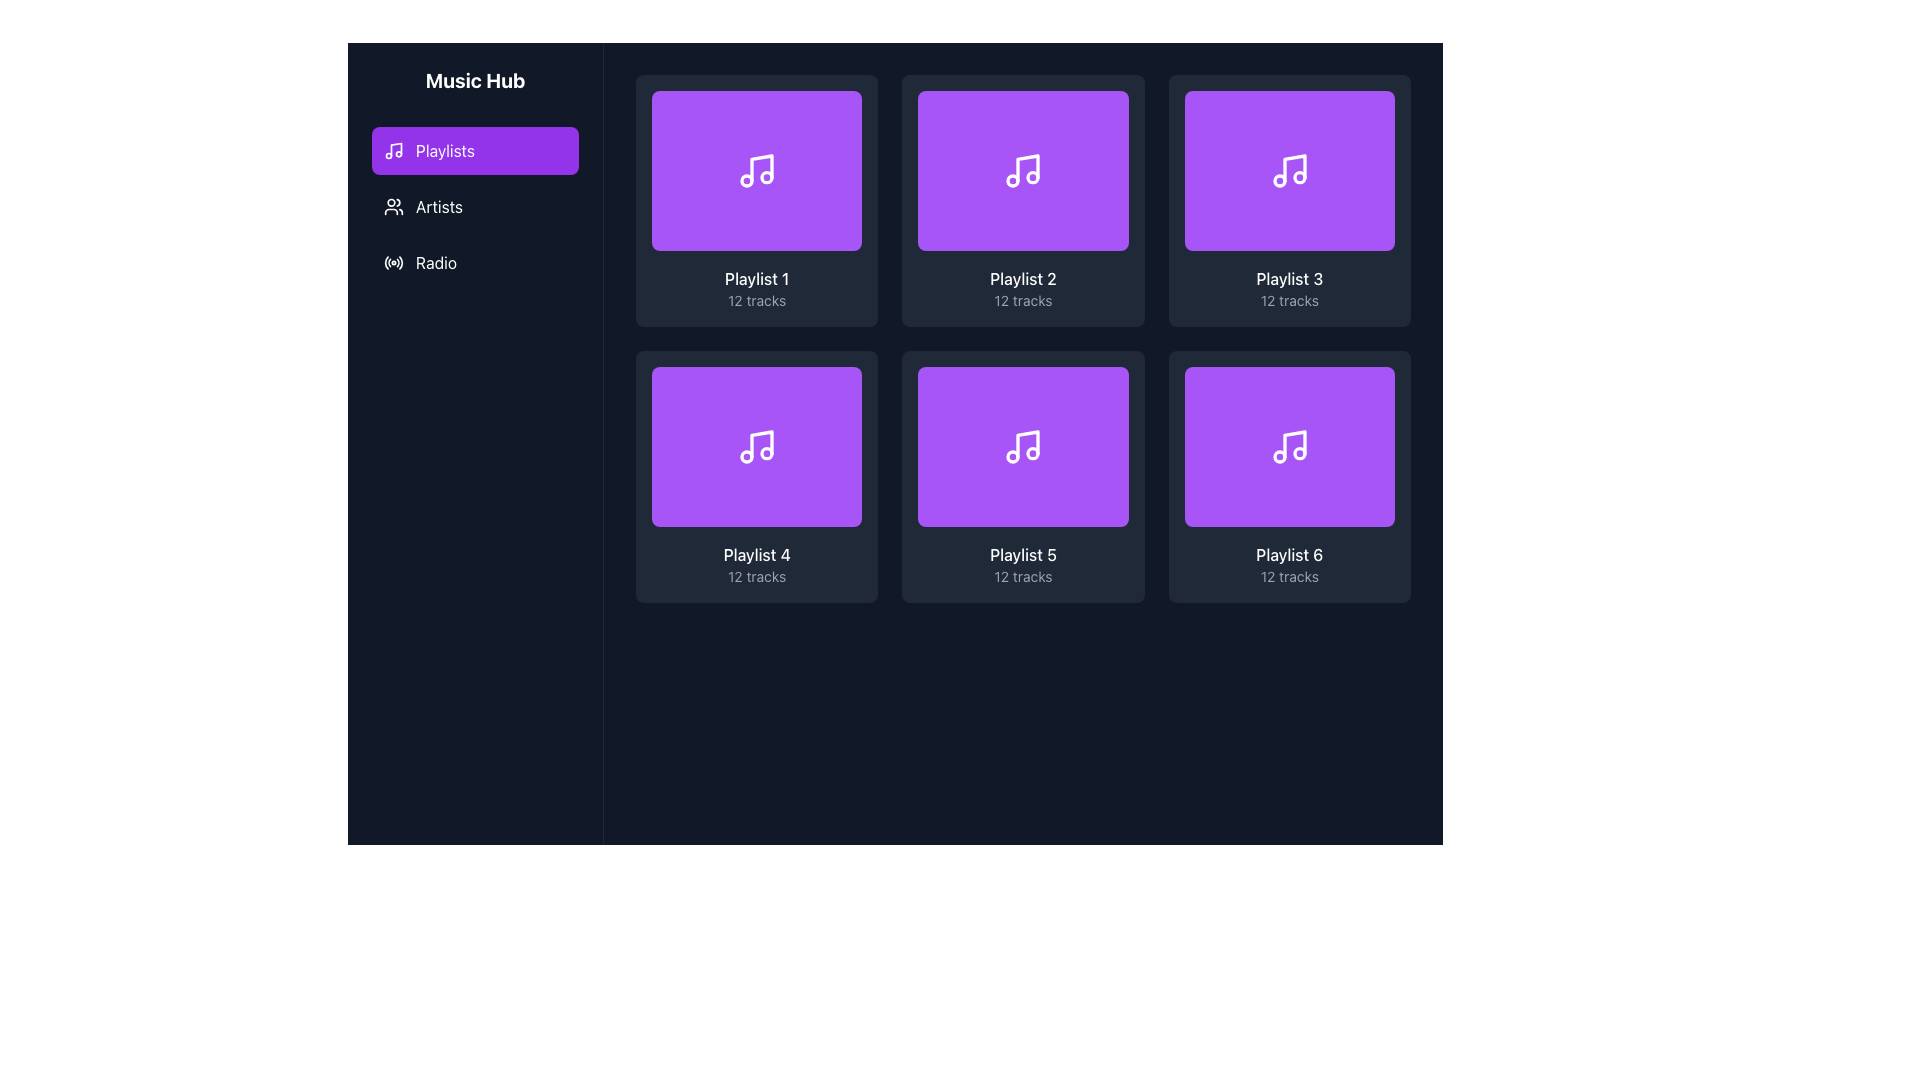 Image resolution: width=1920 pixels, height=1080 pixels. I want to click on the text label displaying '12 tracks', which is located beneath the bold 'Playlist 1' title in the first card of the grid layout, so click(756, 300).